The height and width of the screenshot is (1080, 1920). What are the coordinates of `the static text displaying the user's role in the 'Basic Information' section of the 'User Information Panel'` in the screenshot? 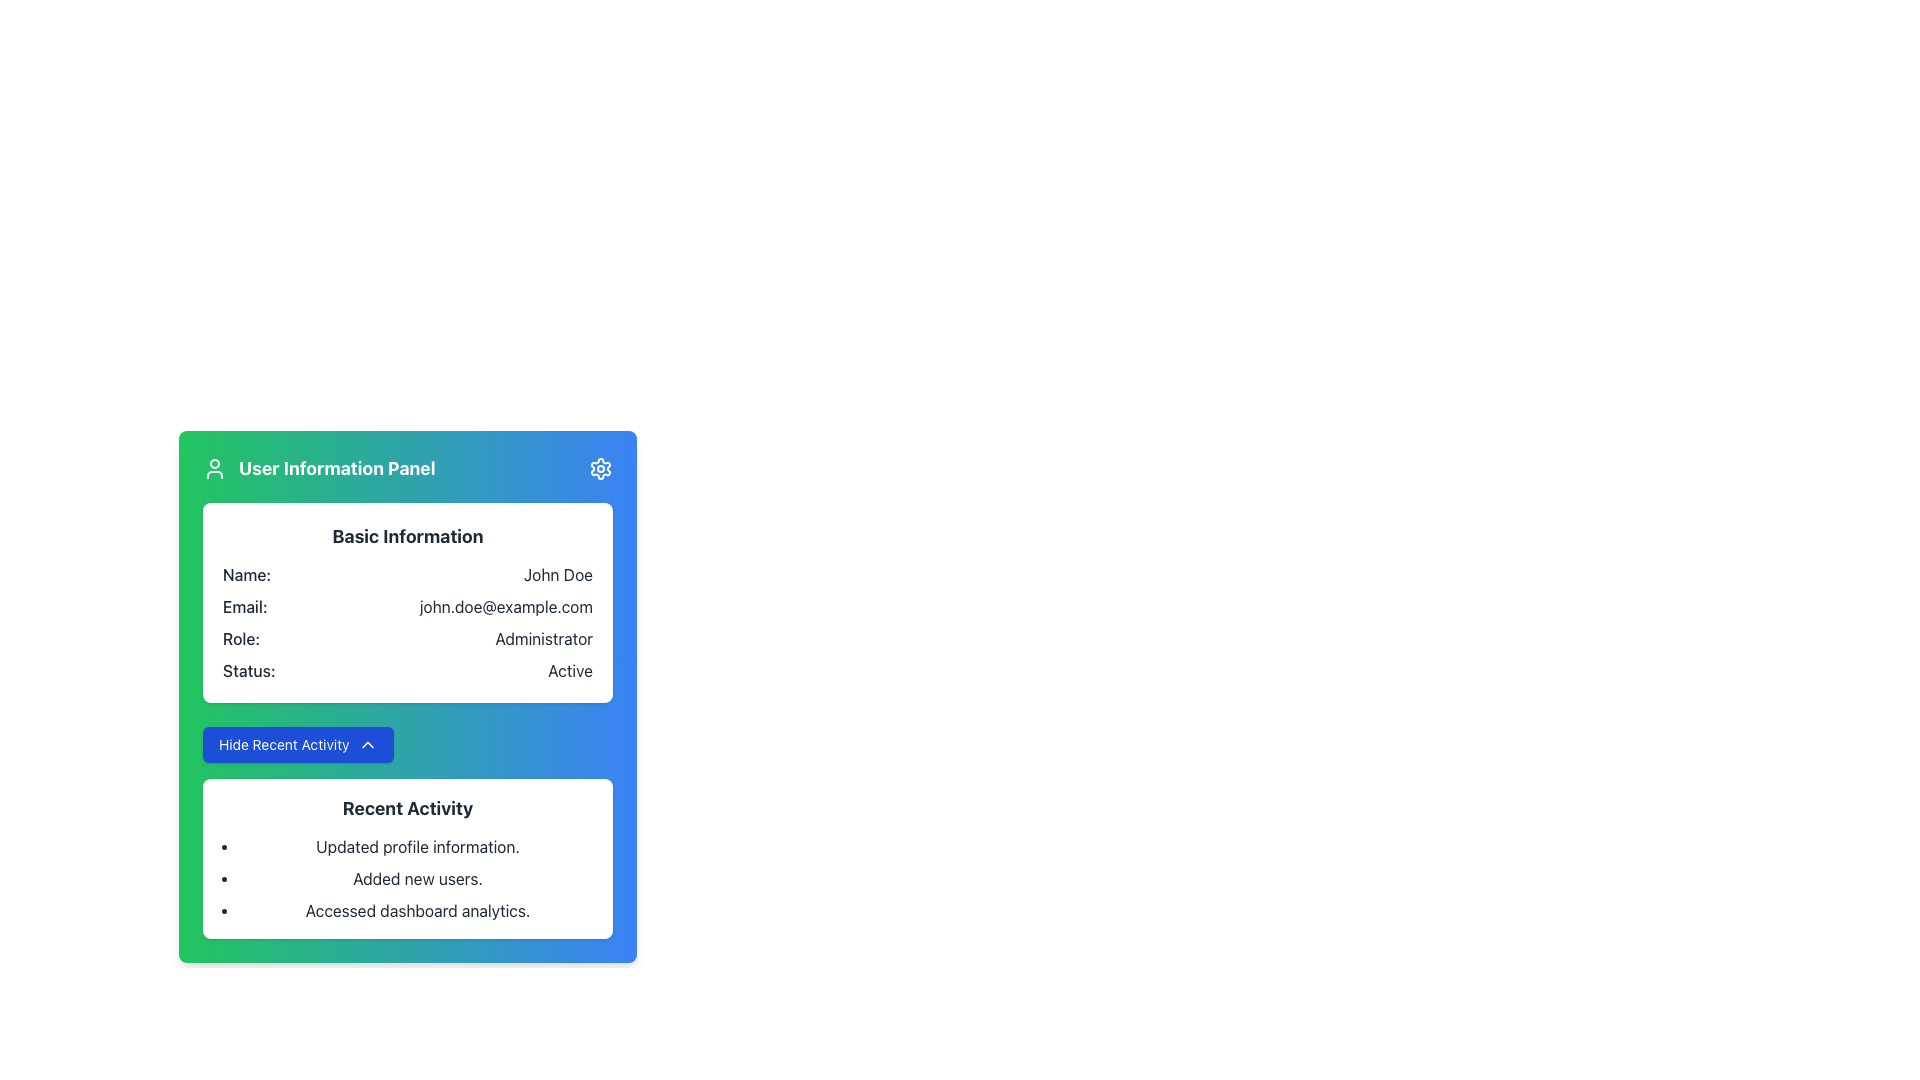 It's located at (544, 639).